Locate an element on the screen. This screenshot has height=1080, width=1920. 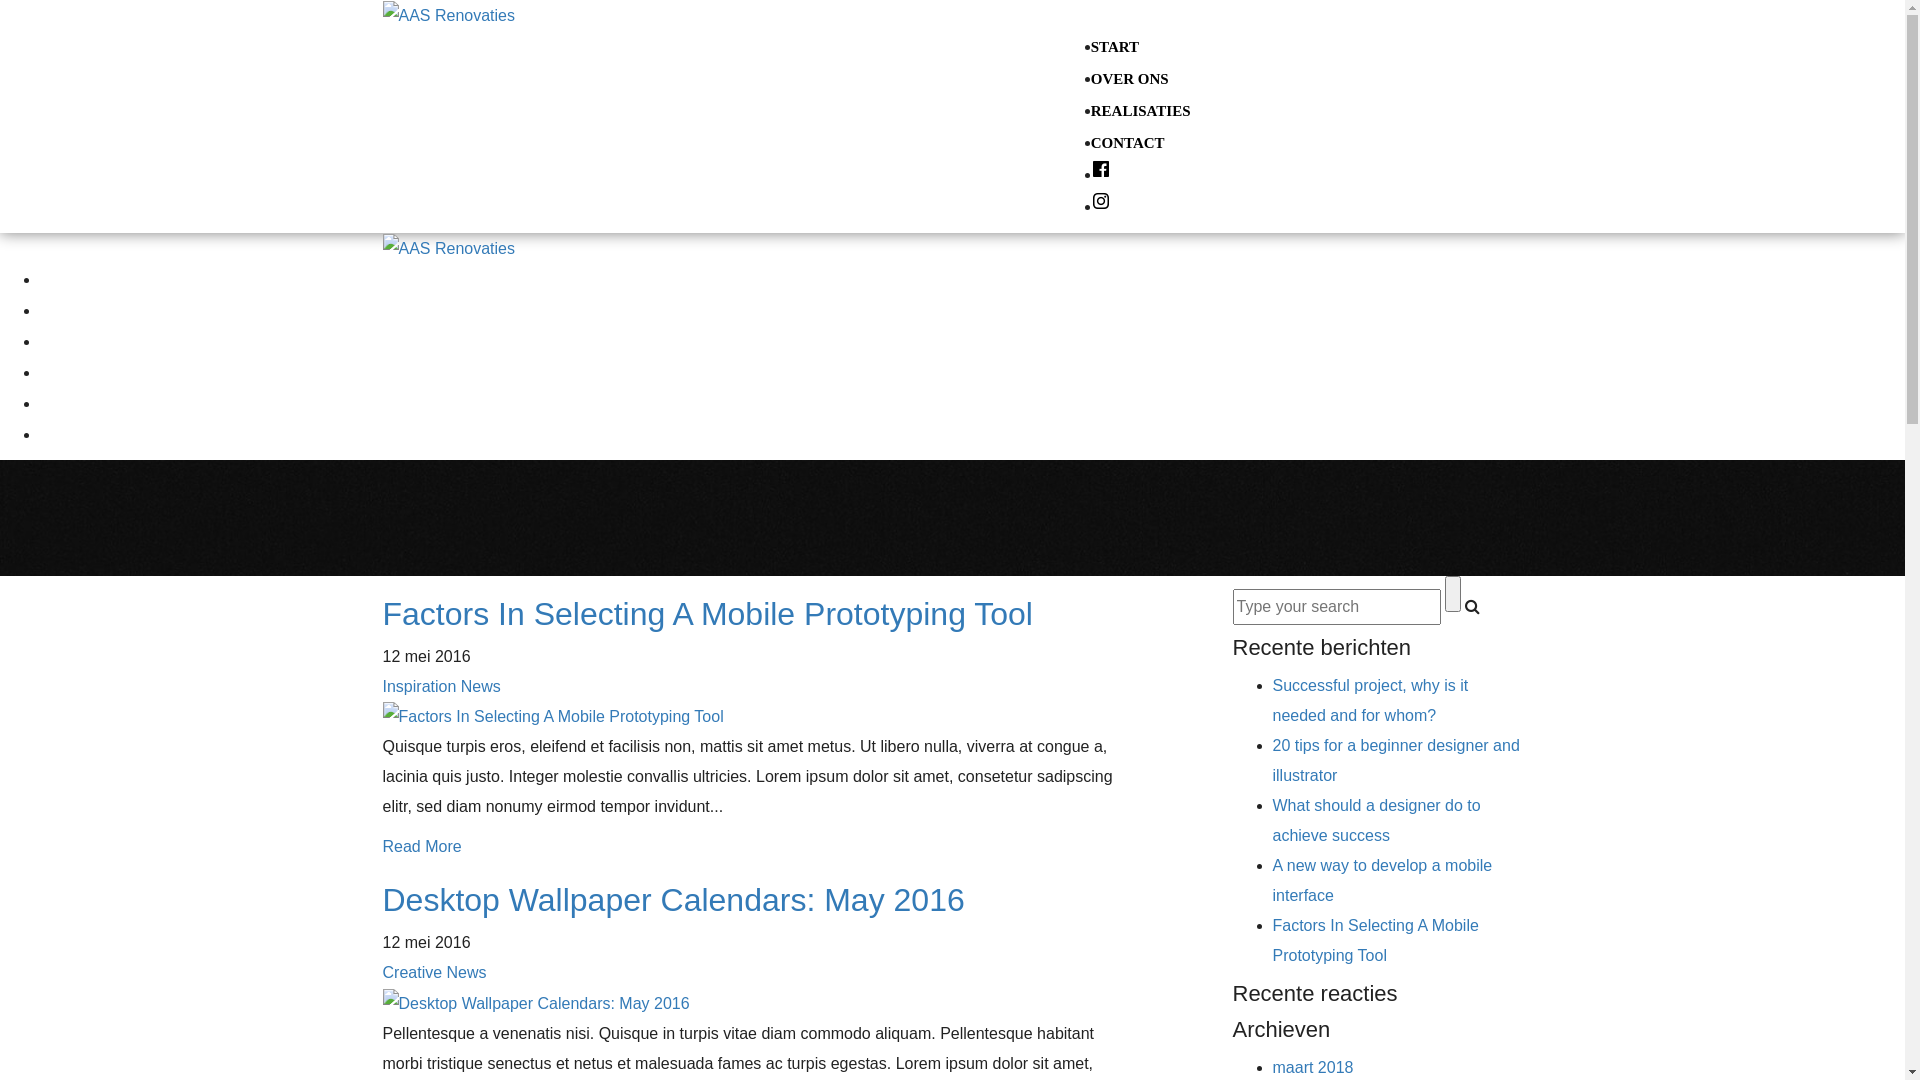
'Realisaties' is located at coordinates (73, 339).